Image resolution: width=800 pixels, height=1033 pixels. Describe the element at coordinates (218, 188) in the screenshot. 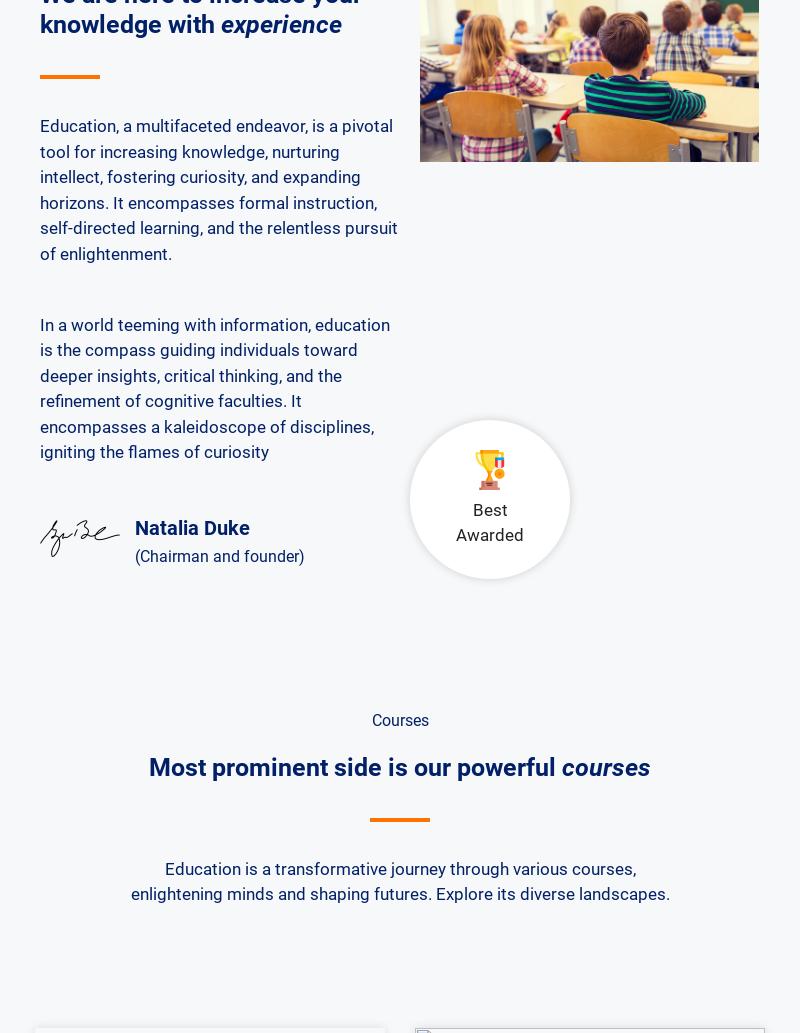

I see `'Education, a multifaceted endeavor, is a pivotal tool for increasing knowledge, nurturing intellect, fostering curiosity, and expanding horizons. It encompasses formal instruction, self-directed learning, and the relentless pursuit of enlightenment.'` at that location.